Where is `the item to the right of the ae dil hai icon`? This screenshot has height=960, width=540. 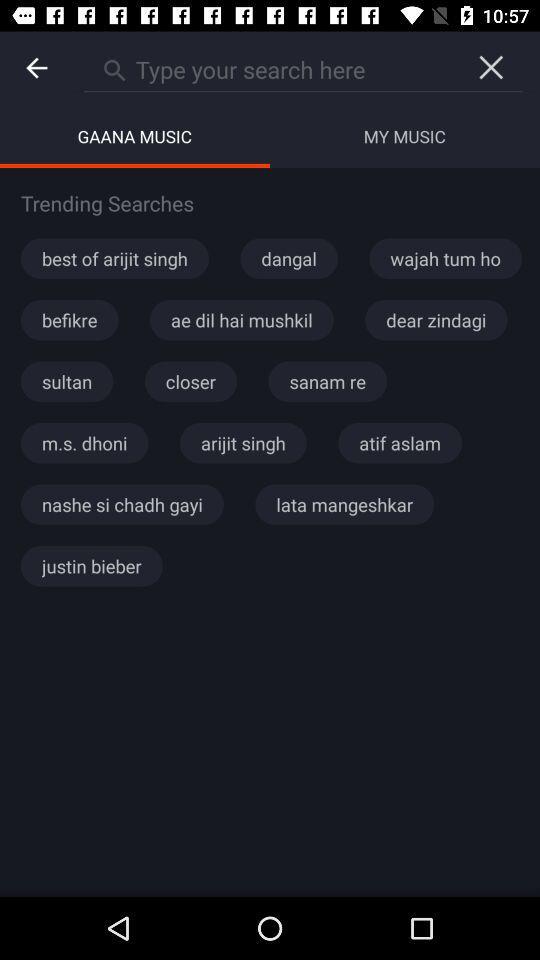
the item to the right of the ae dil hai icon is located at coordinates (435, 320).